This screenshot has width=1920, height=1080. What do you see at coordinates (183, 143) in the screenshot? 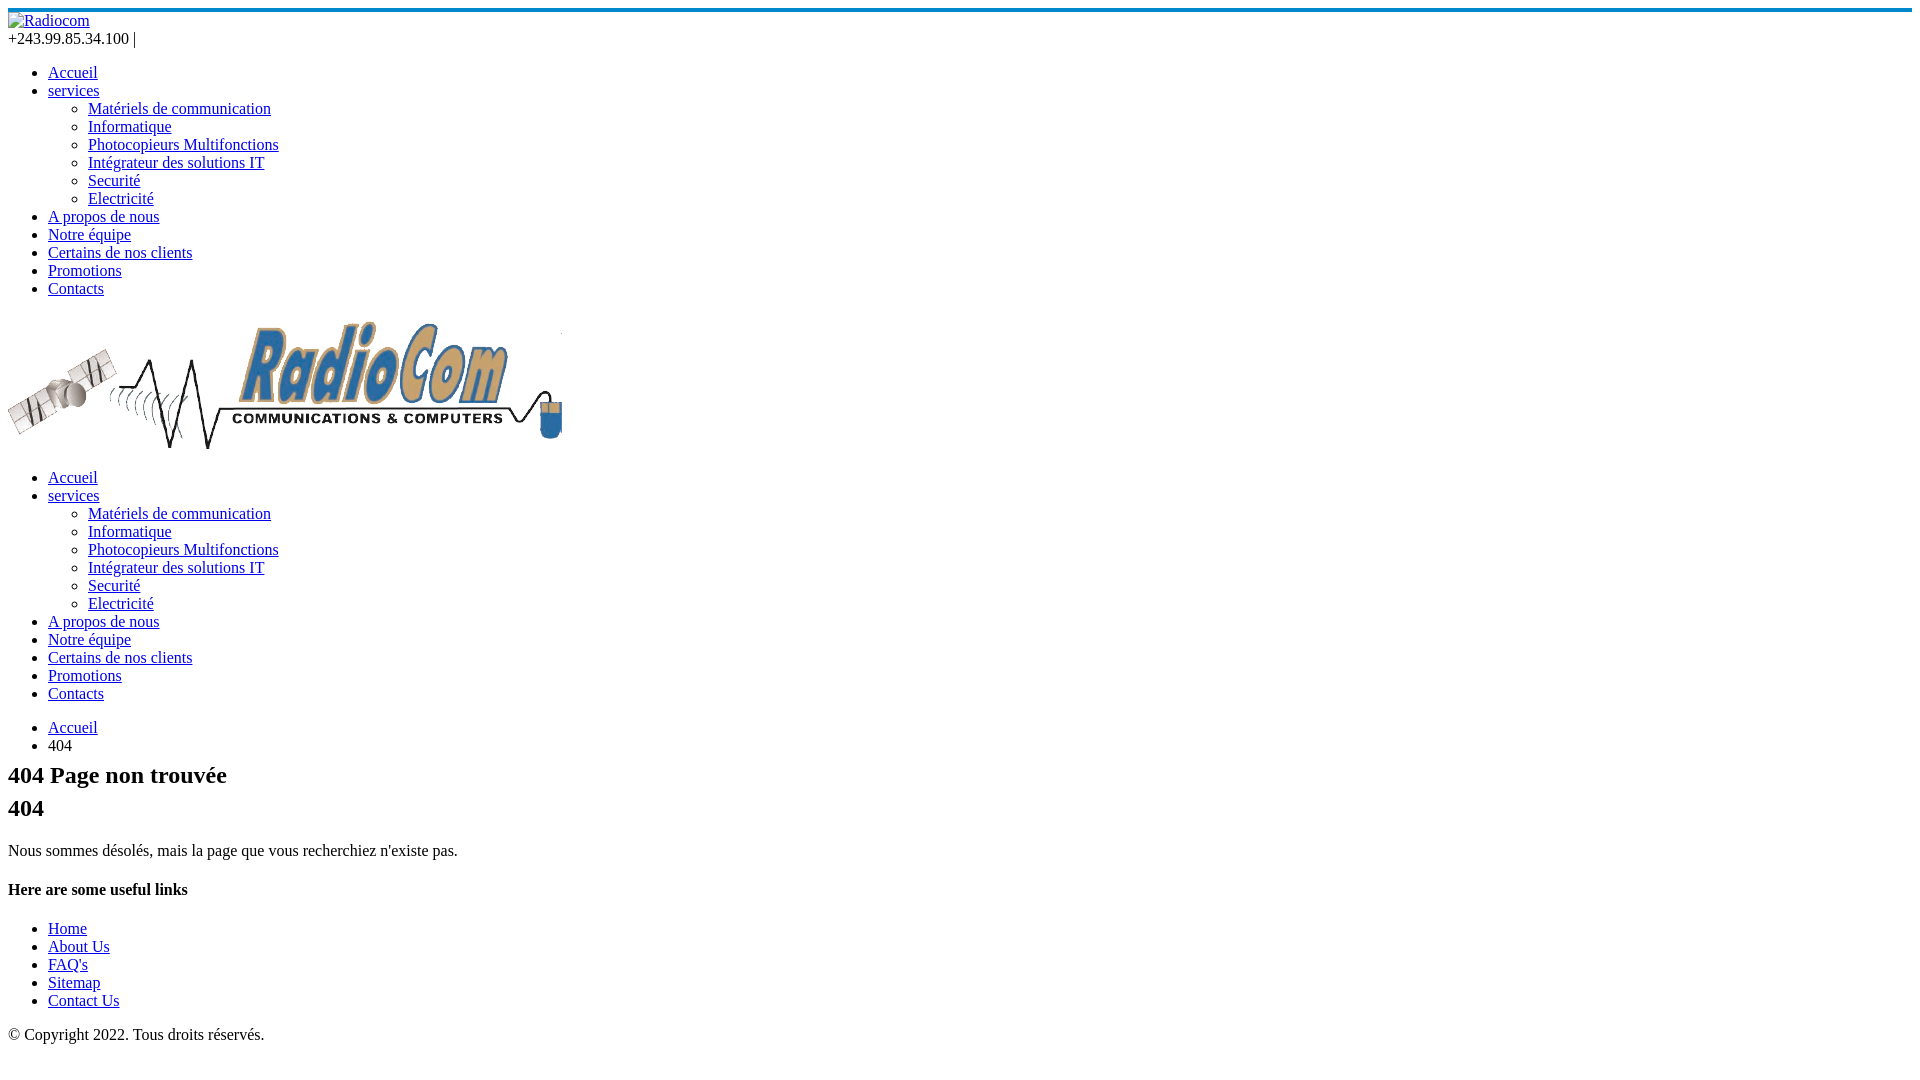
I see `'Photocopieurs Multifonctions'` at bounding box center [183, 143].